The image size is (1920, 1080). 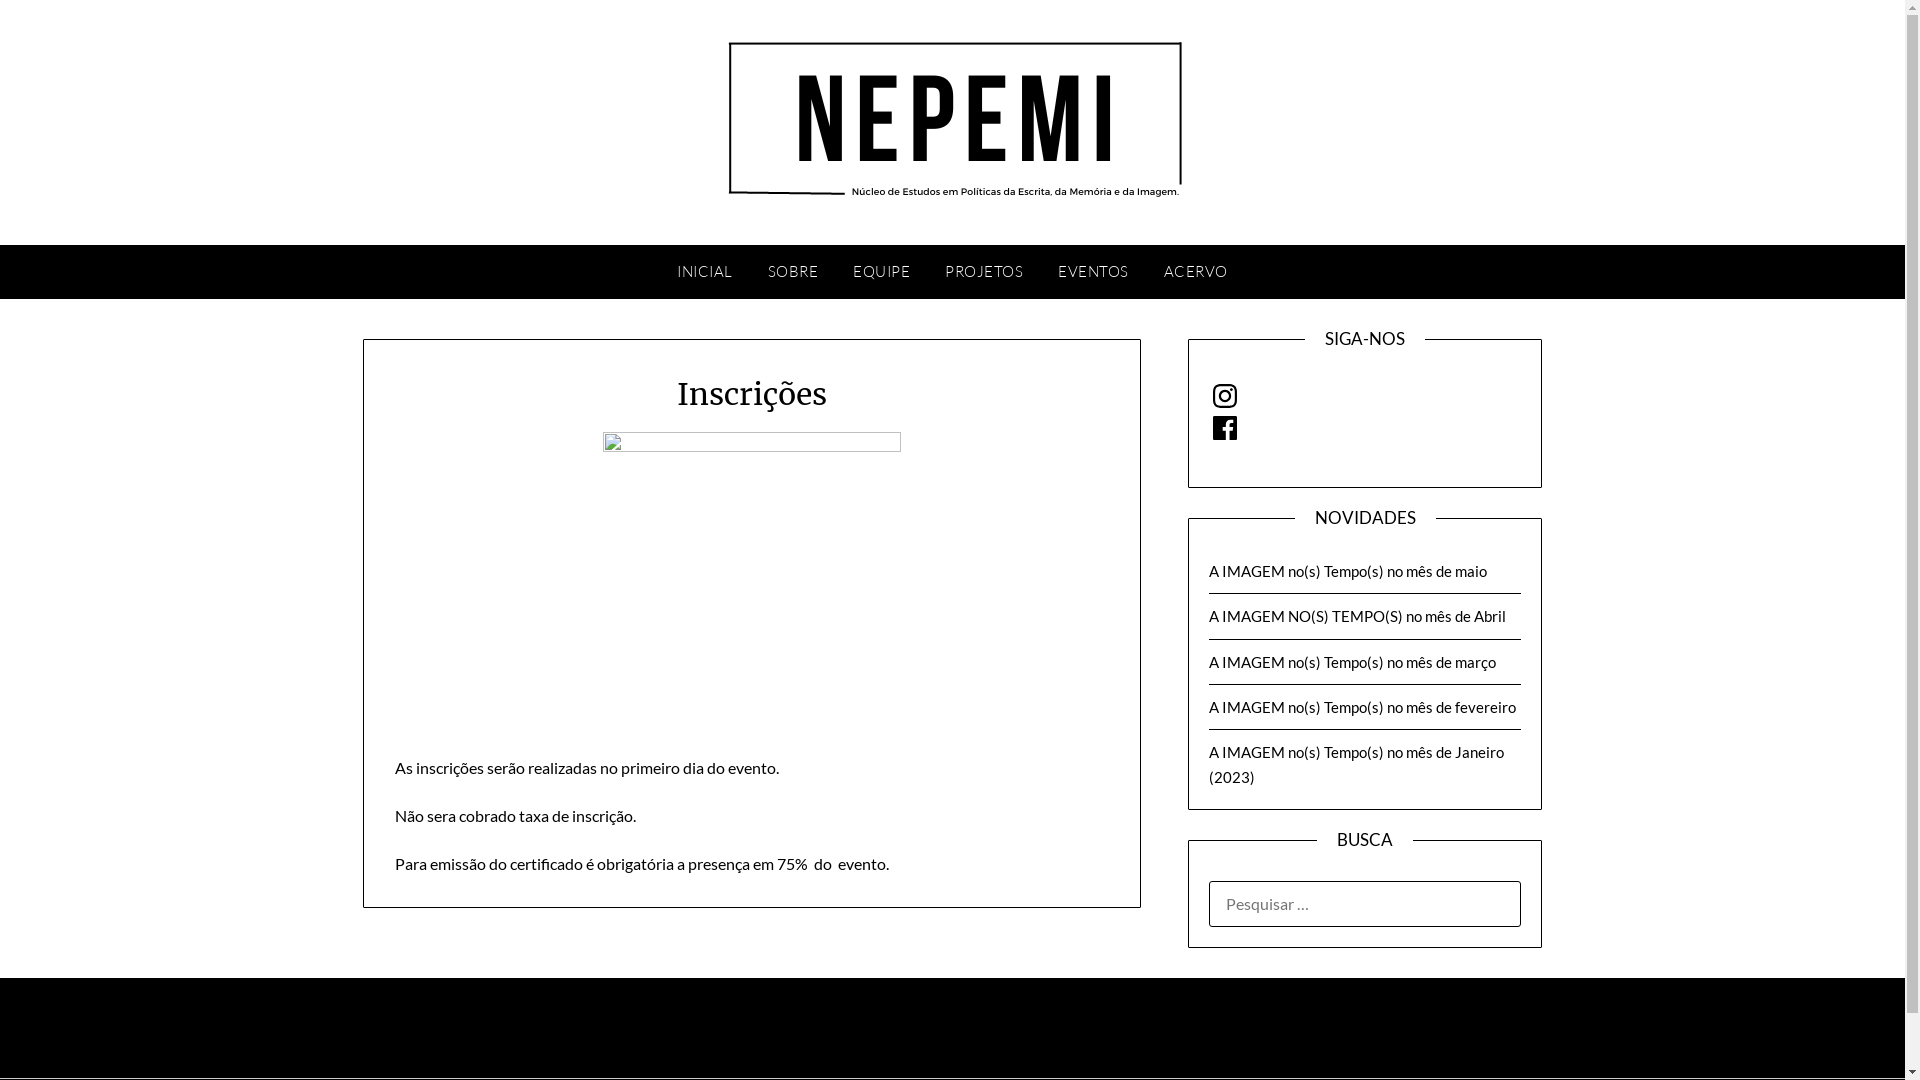 I want to click on 'Bailarinas', so click(x=751, y=582).